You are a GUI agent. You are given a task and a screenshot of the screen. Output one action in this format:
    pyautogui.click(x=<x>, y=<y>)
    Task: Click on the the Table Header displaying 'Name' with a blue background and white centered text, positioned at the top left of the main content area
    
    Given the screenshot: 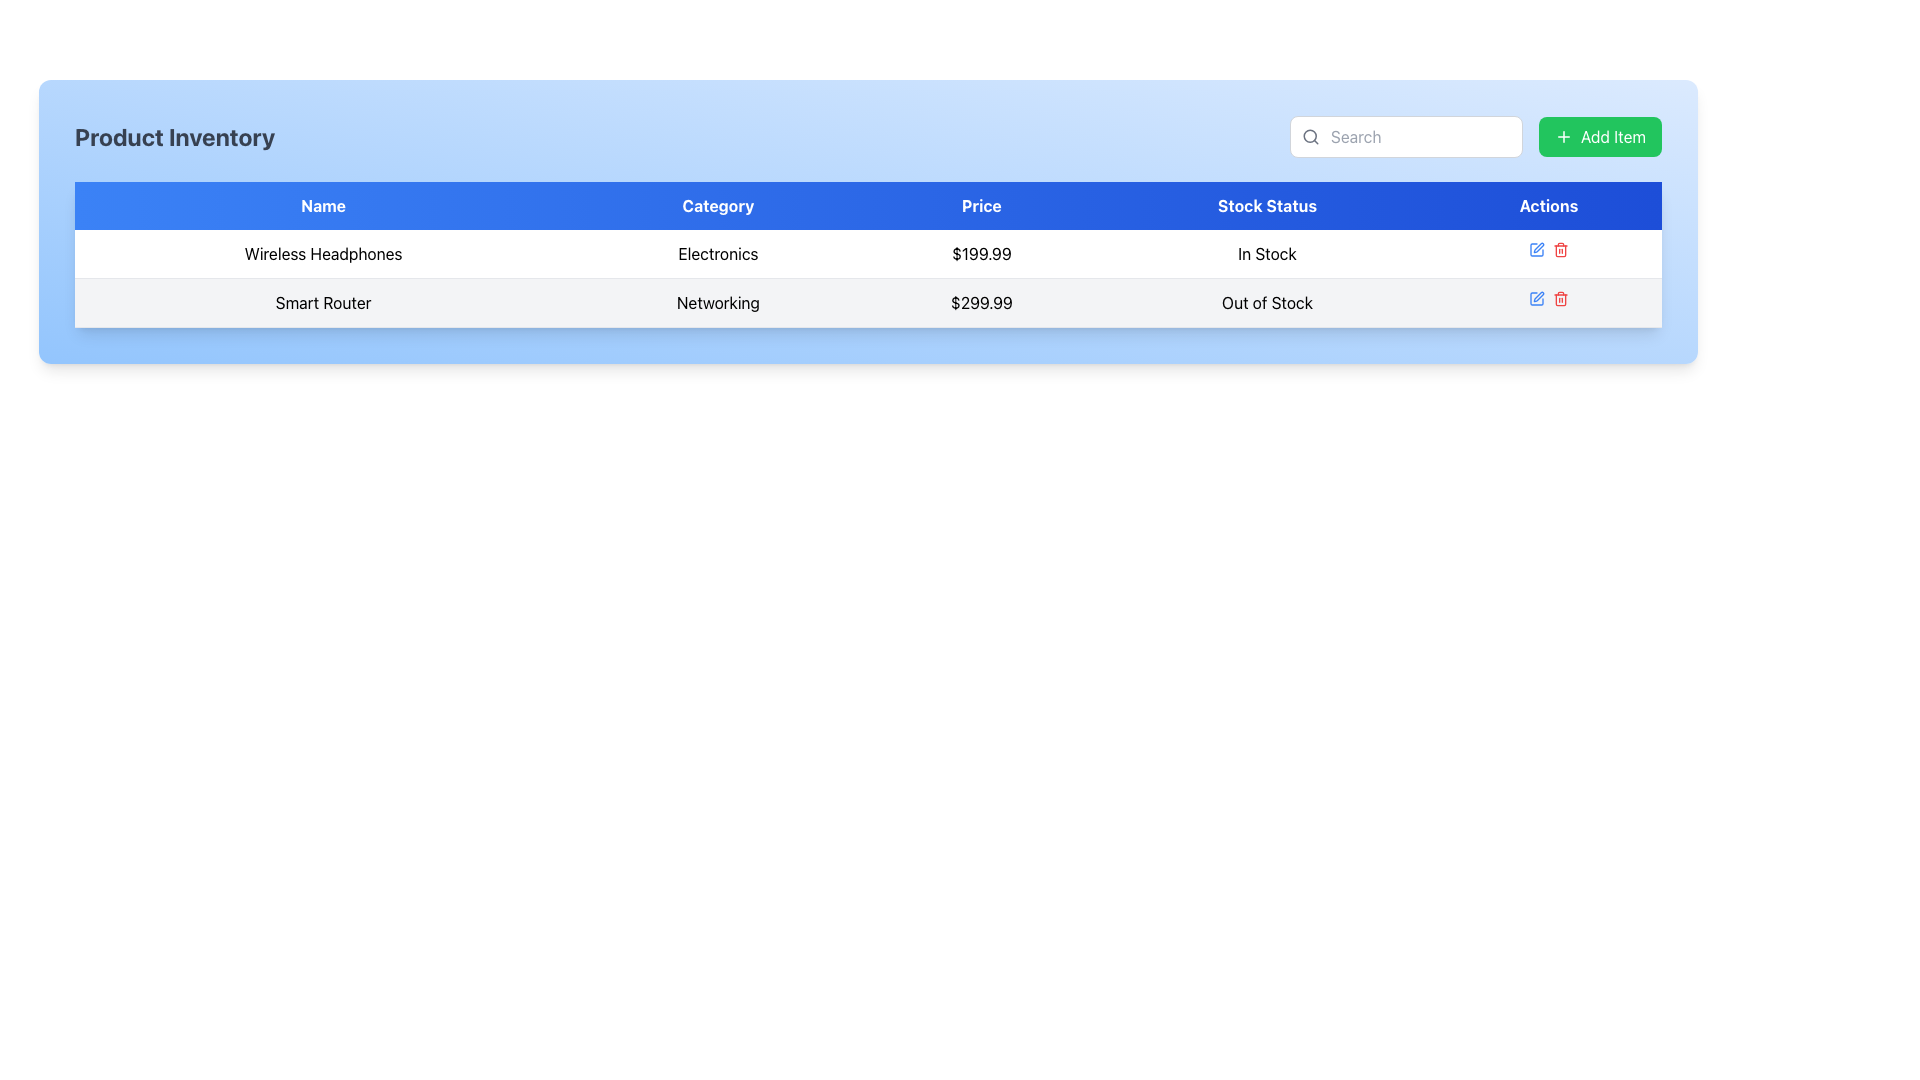 What is the action you would take?
    pyautogui.click(x=323, y=205)
    